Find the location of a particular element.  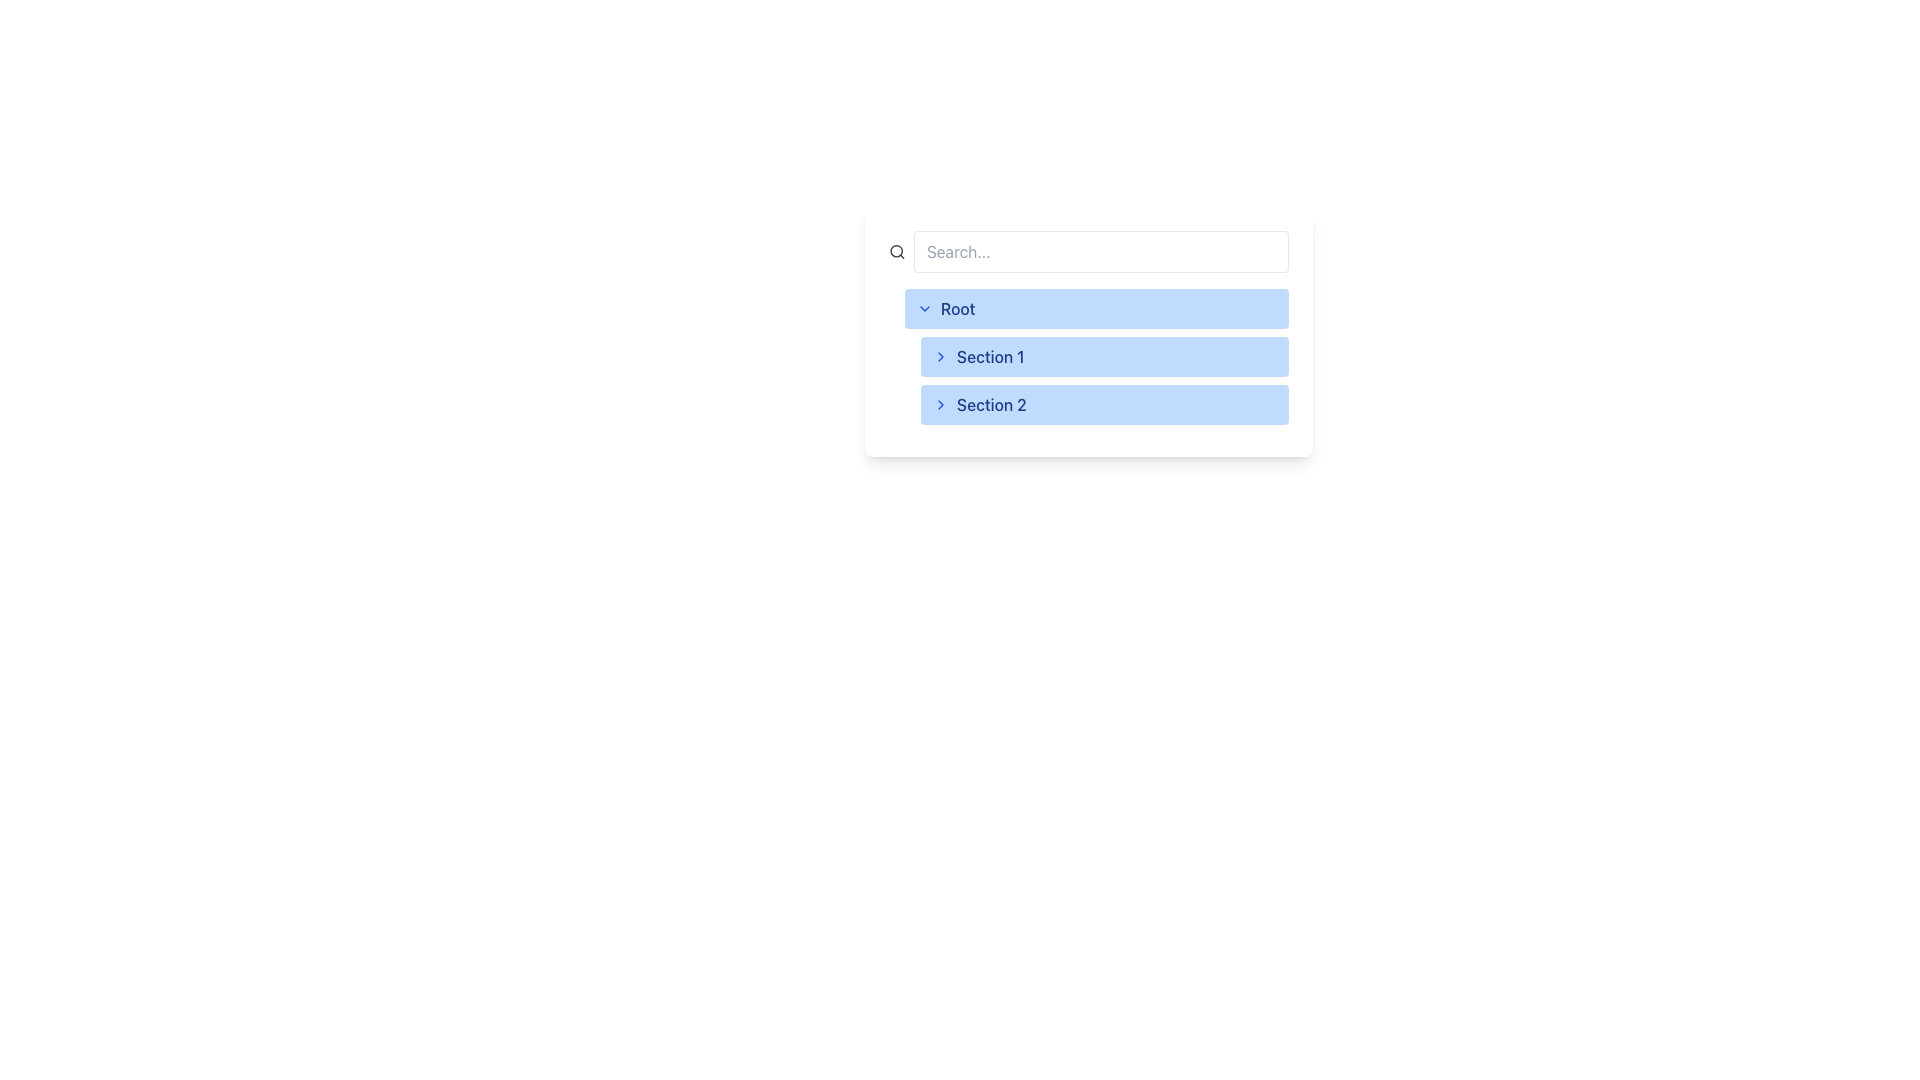

the Text label that serves as a title for the collapsible section in the navigation list is located at coordinates (990, 356).